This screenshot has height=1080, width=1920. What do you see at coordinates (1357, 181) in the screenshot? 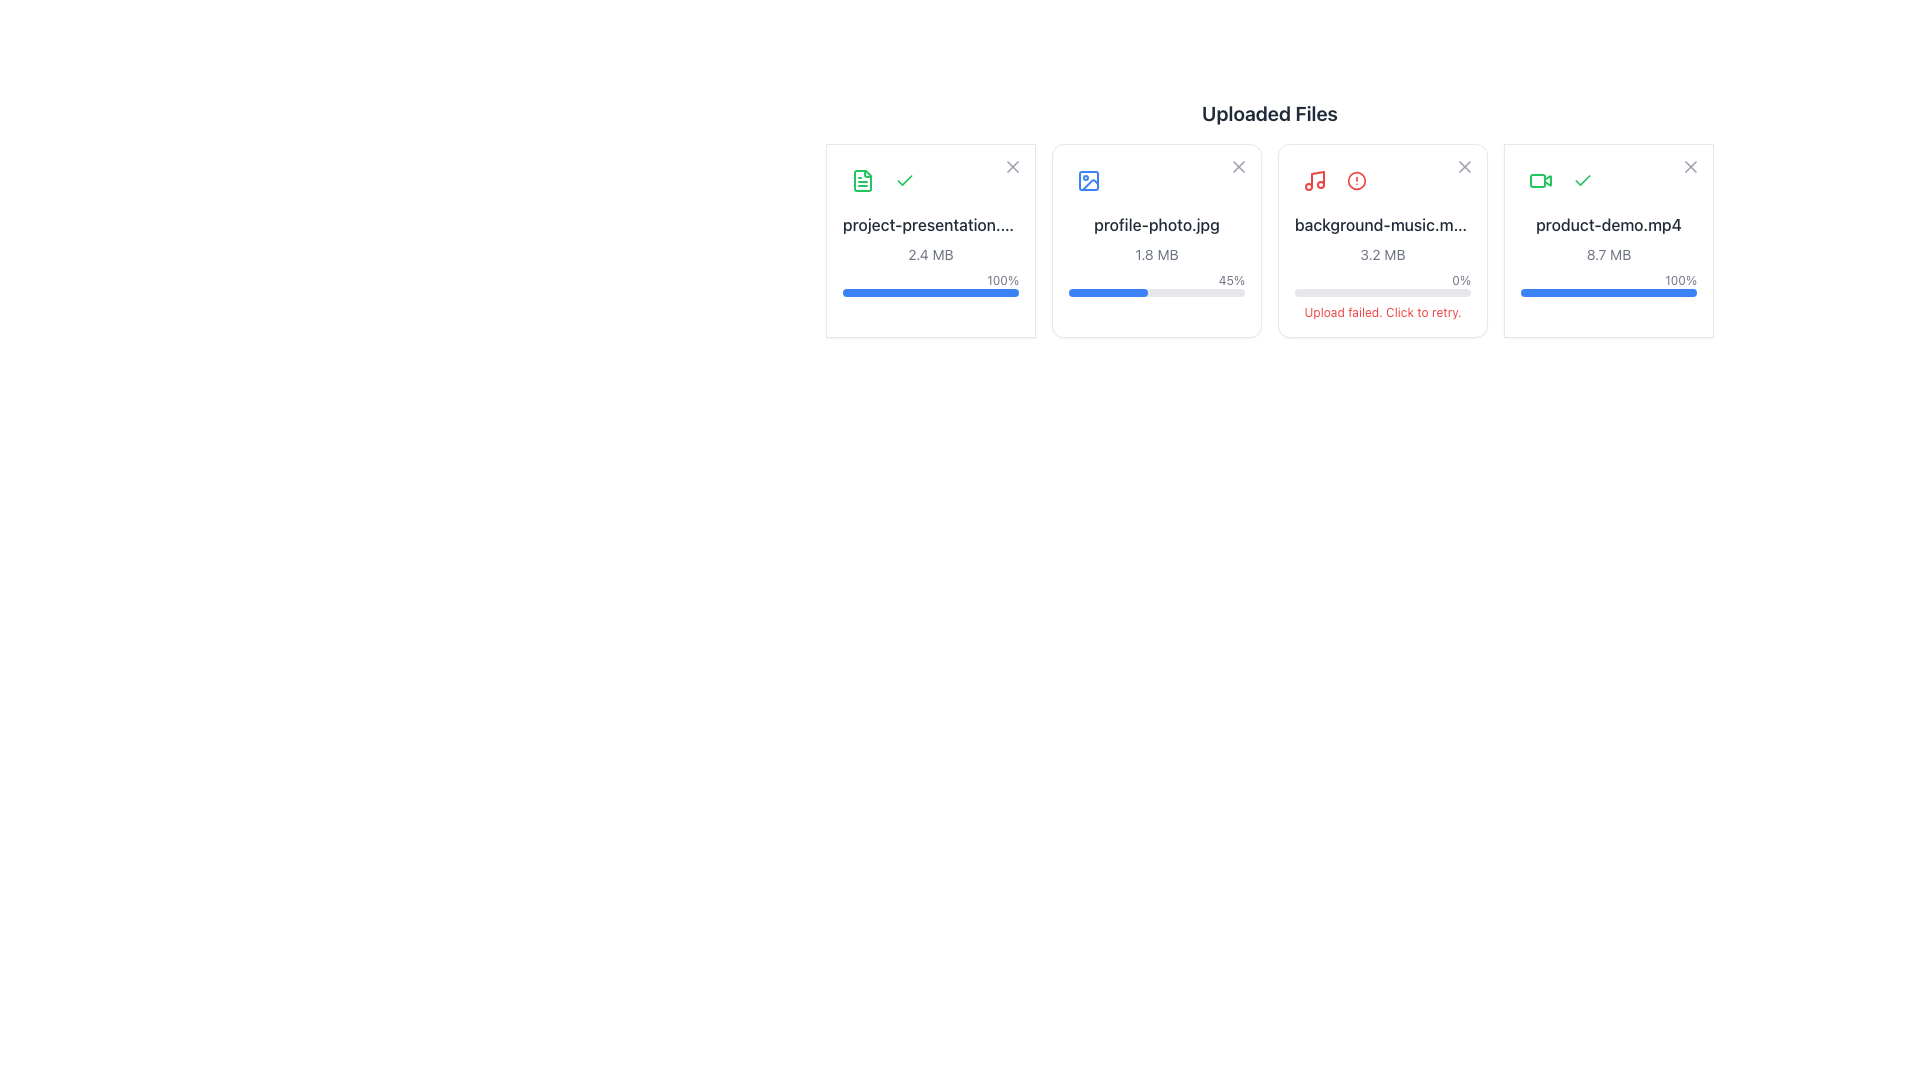
I see `the graphical vector element that forms part of the alert icon located in the file management section of the interface` at bounding box center [1357, 181].